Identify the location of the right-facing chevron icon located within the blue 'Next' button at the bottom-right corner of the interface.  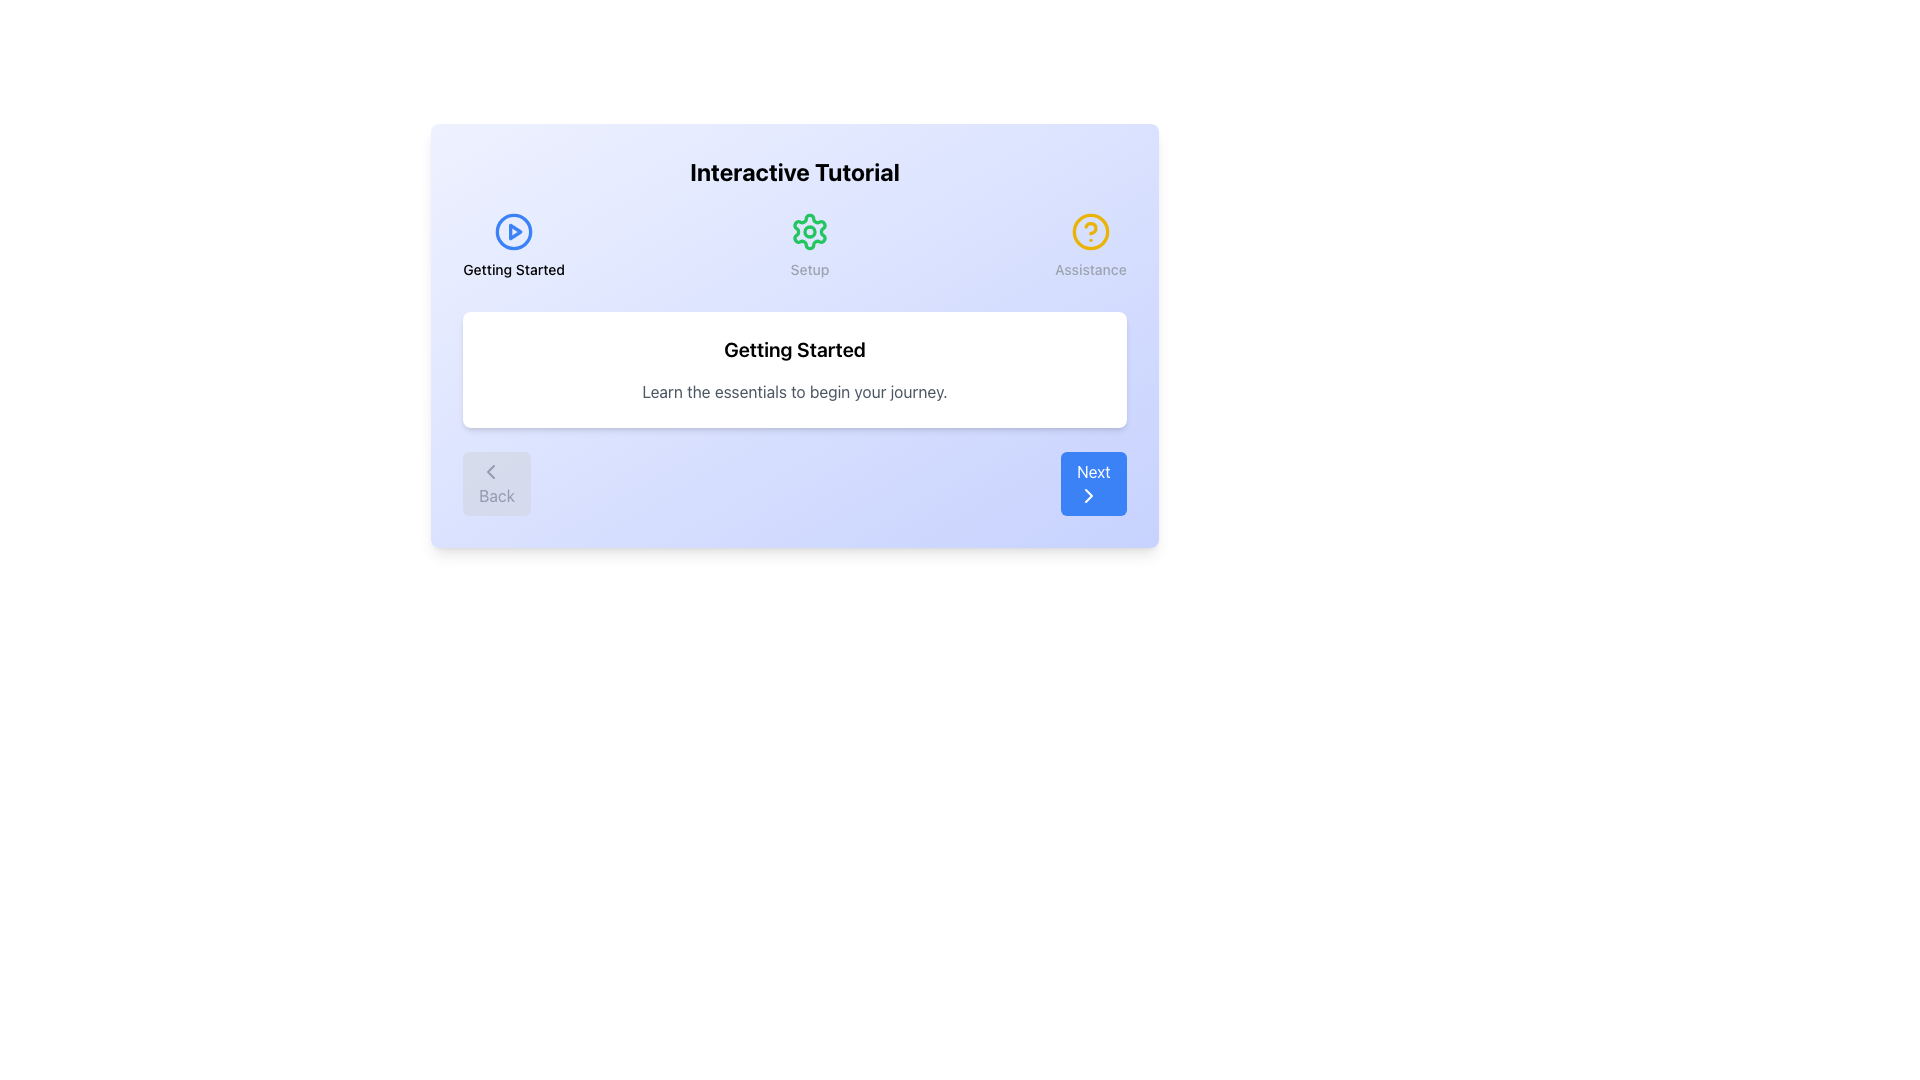
(1088, 495).